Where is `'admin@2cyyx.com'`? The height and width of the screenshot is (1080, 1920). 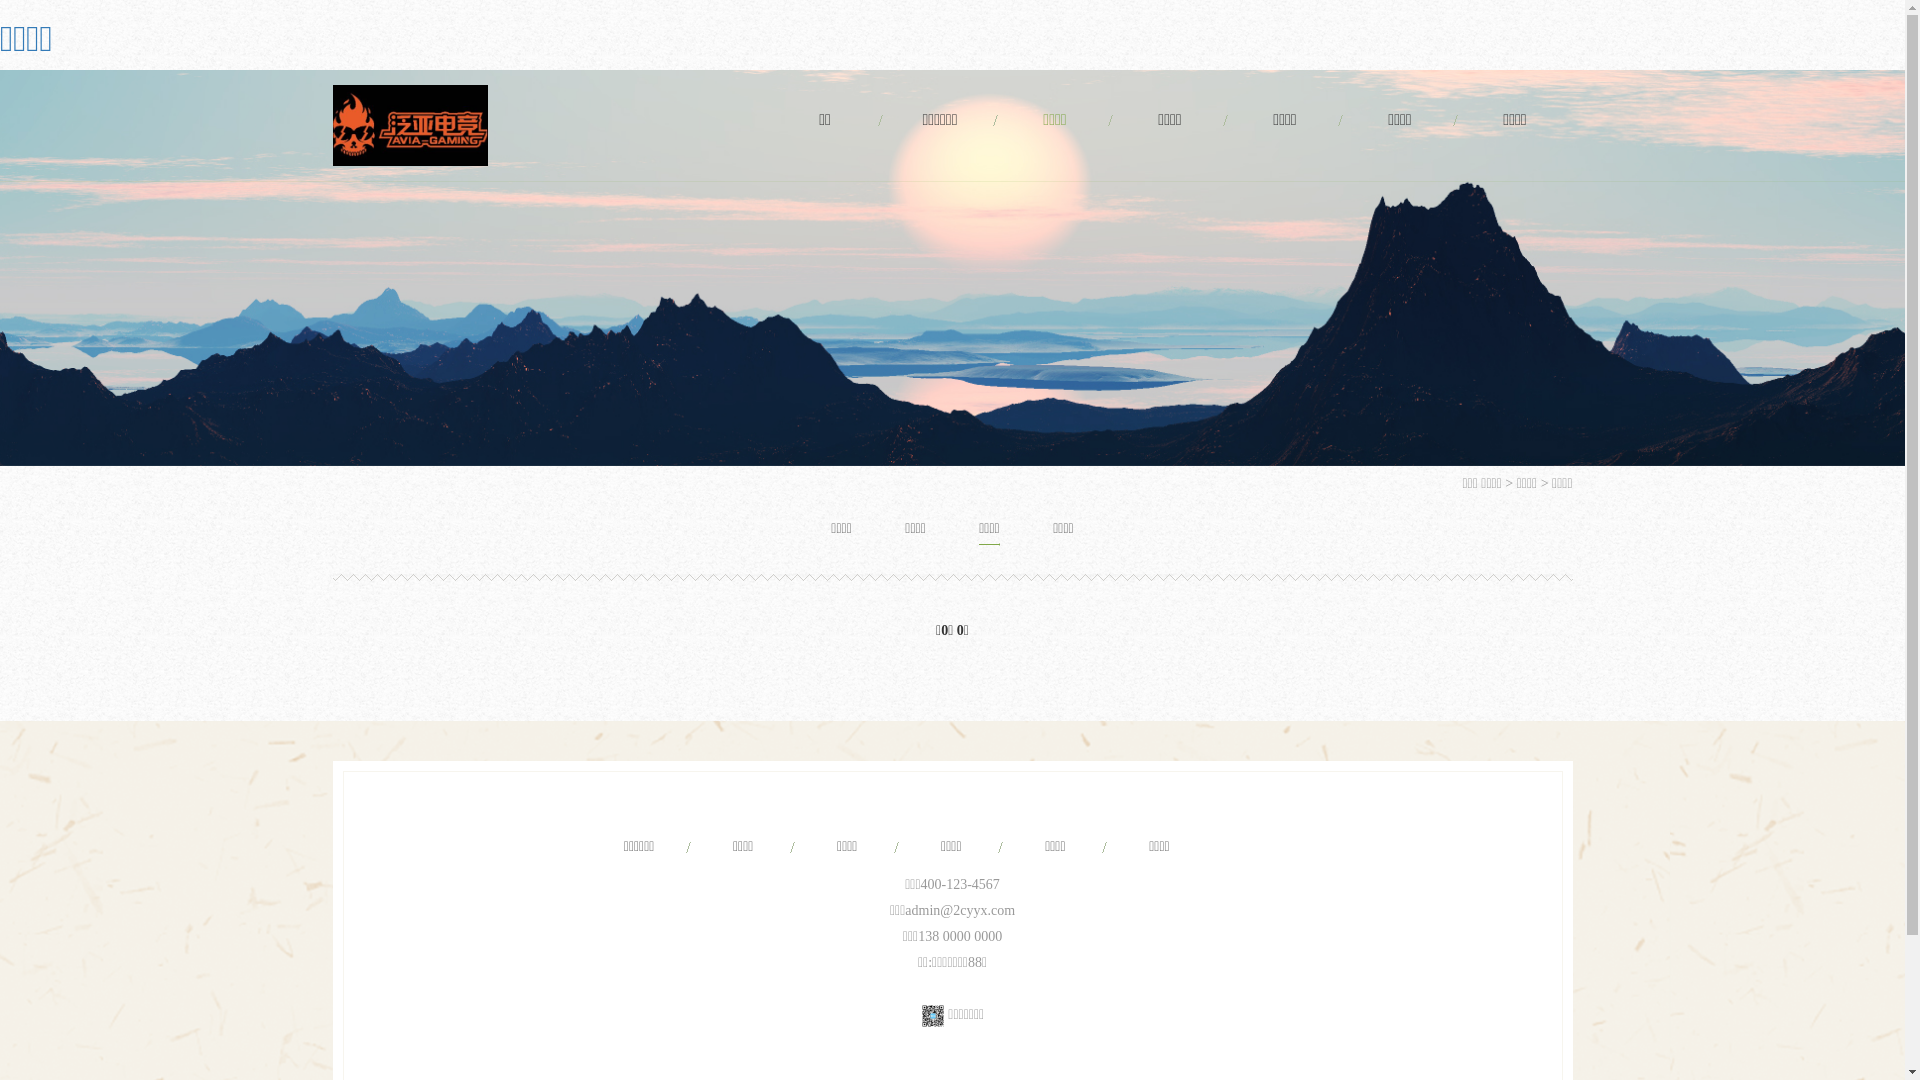 'admin@2cyyx.com' is located at coordinates (960, 910).